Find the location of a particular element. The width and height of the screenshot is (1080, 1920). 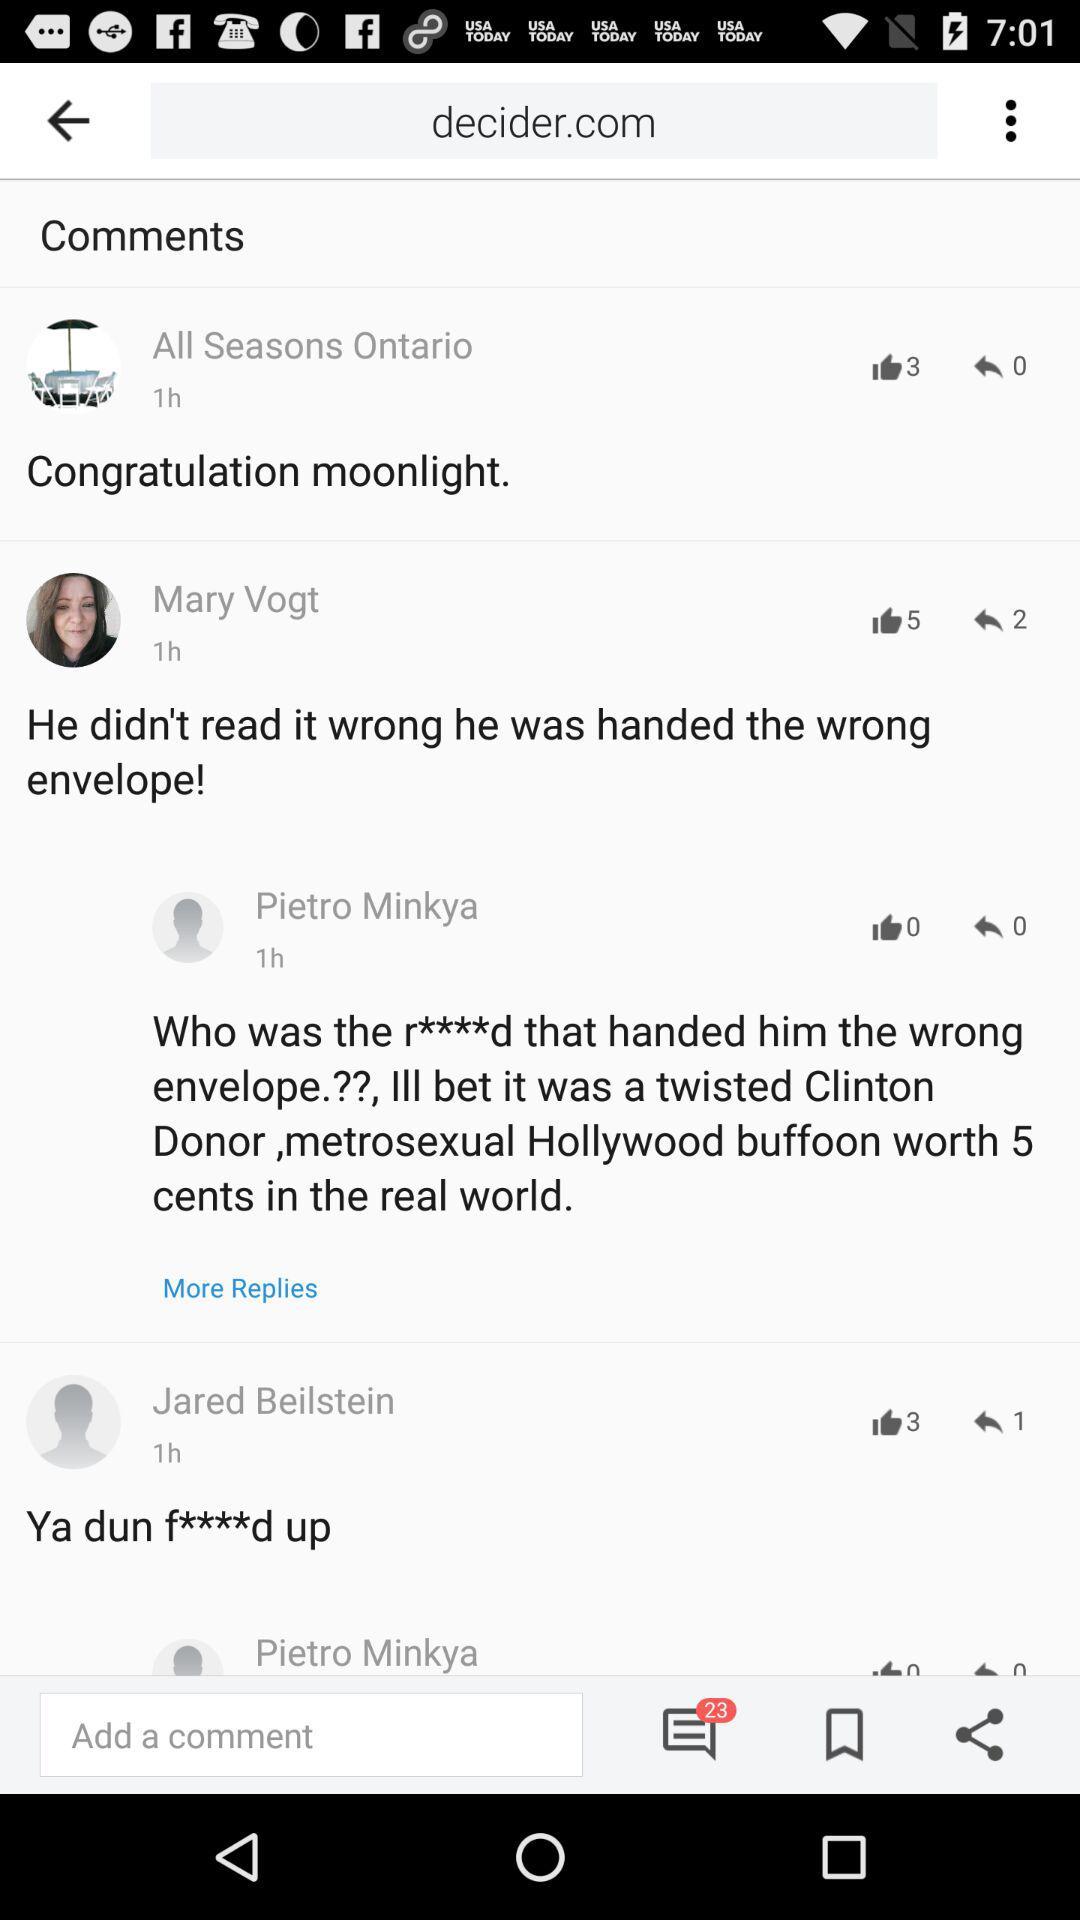

item to the right of add a comment is located at coordinates (690, 1733).